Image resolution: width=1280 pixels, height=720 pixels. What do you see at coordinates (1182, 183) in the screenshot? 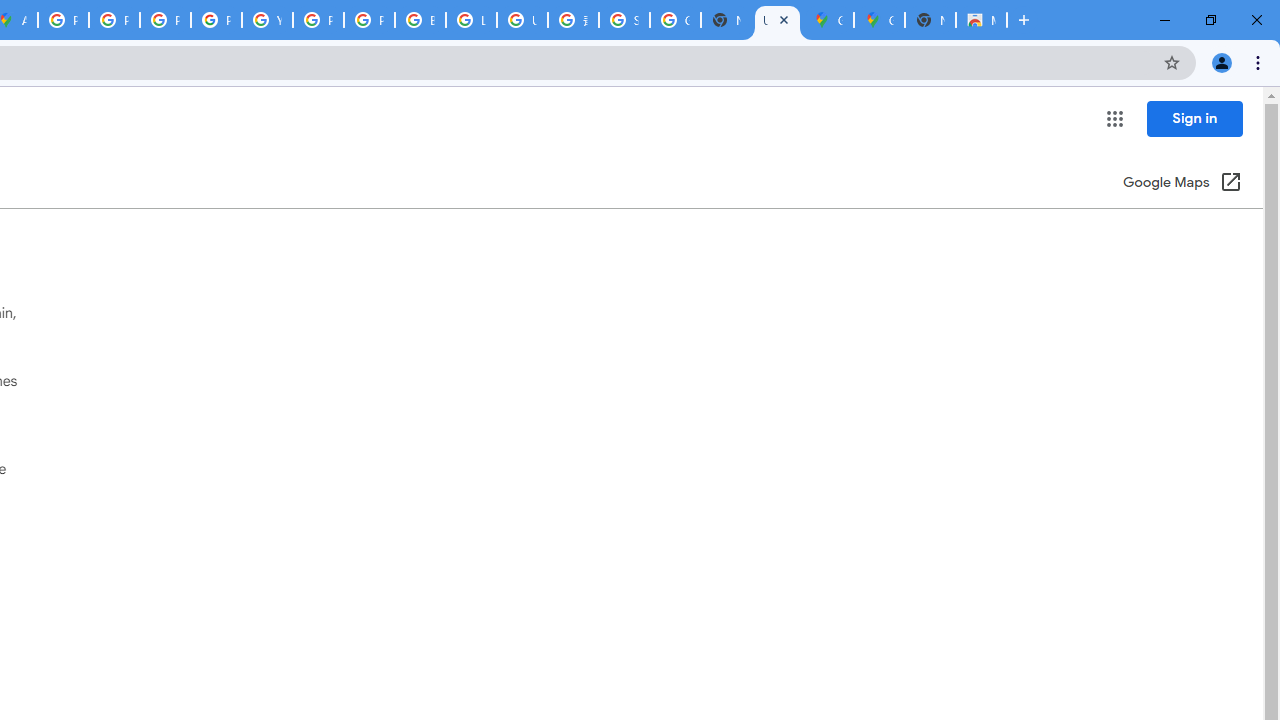
I see `'Google Maps (Open in a new window)'` at bounding box center [1182, 183].